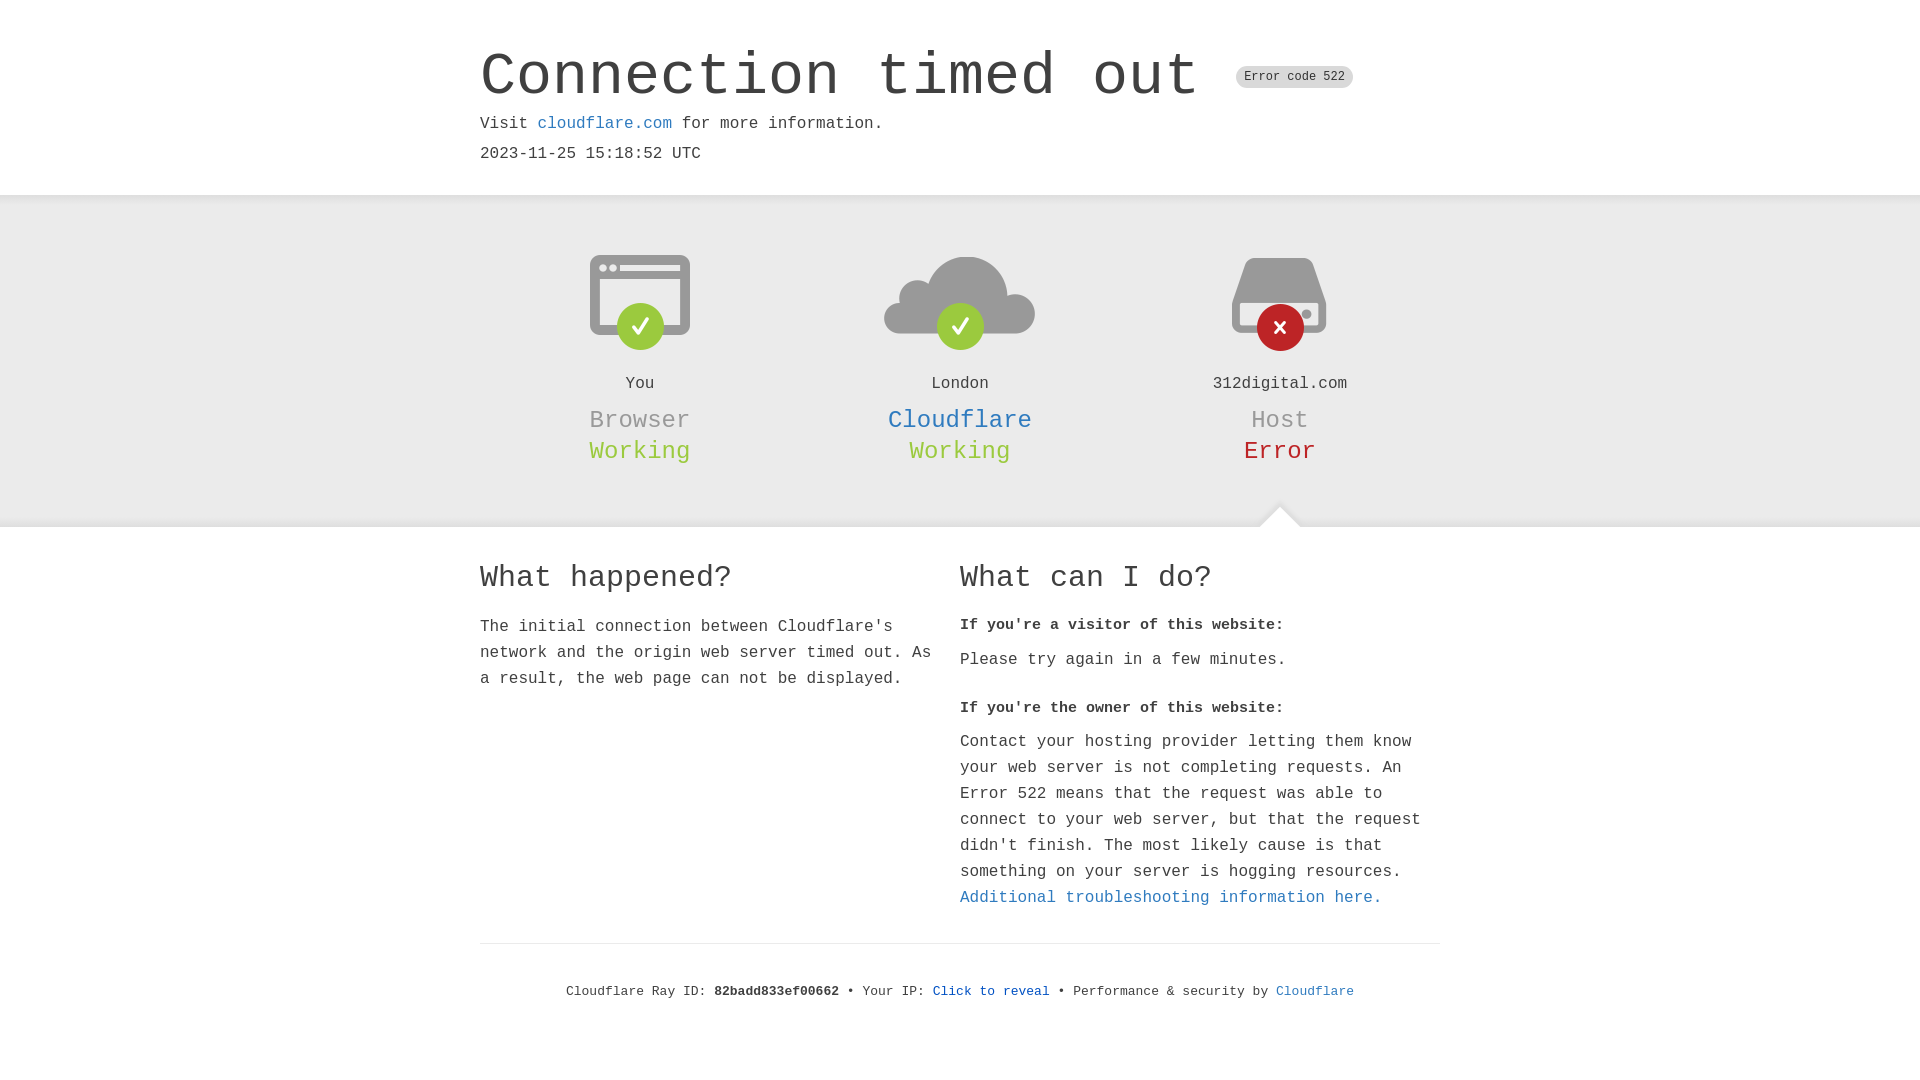 The height and width of the screenshot is (1080, 1920). What do you see at coordinates (960, 419) in the screenshot?
I see `'Cloudflare'` at bounding box center [960, 419].